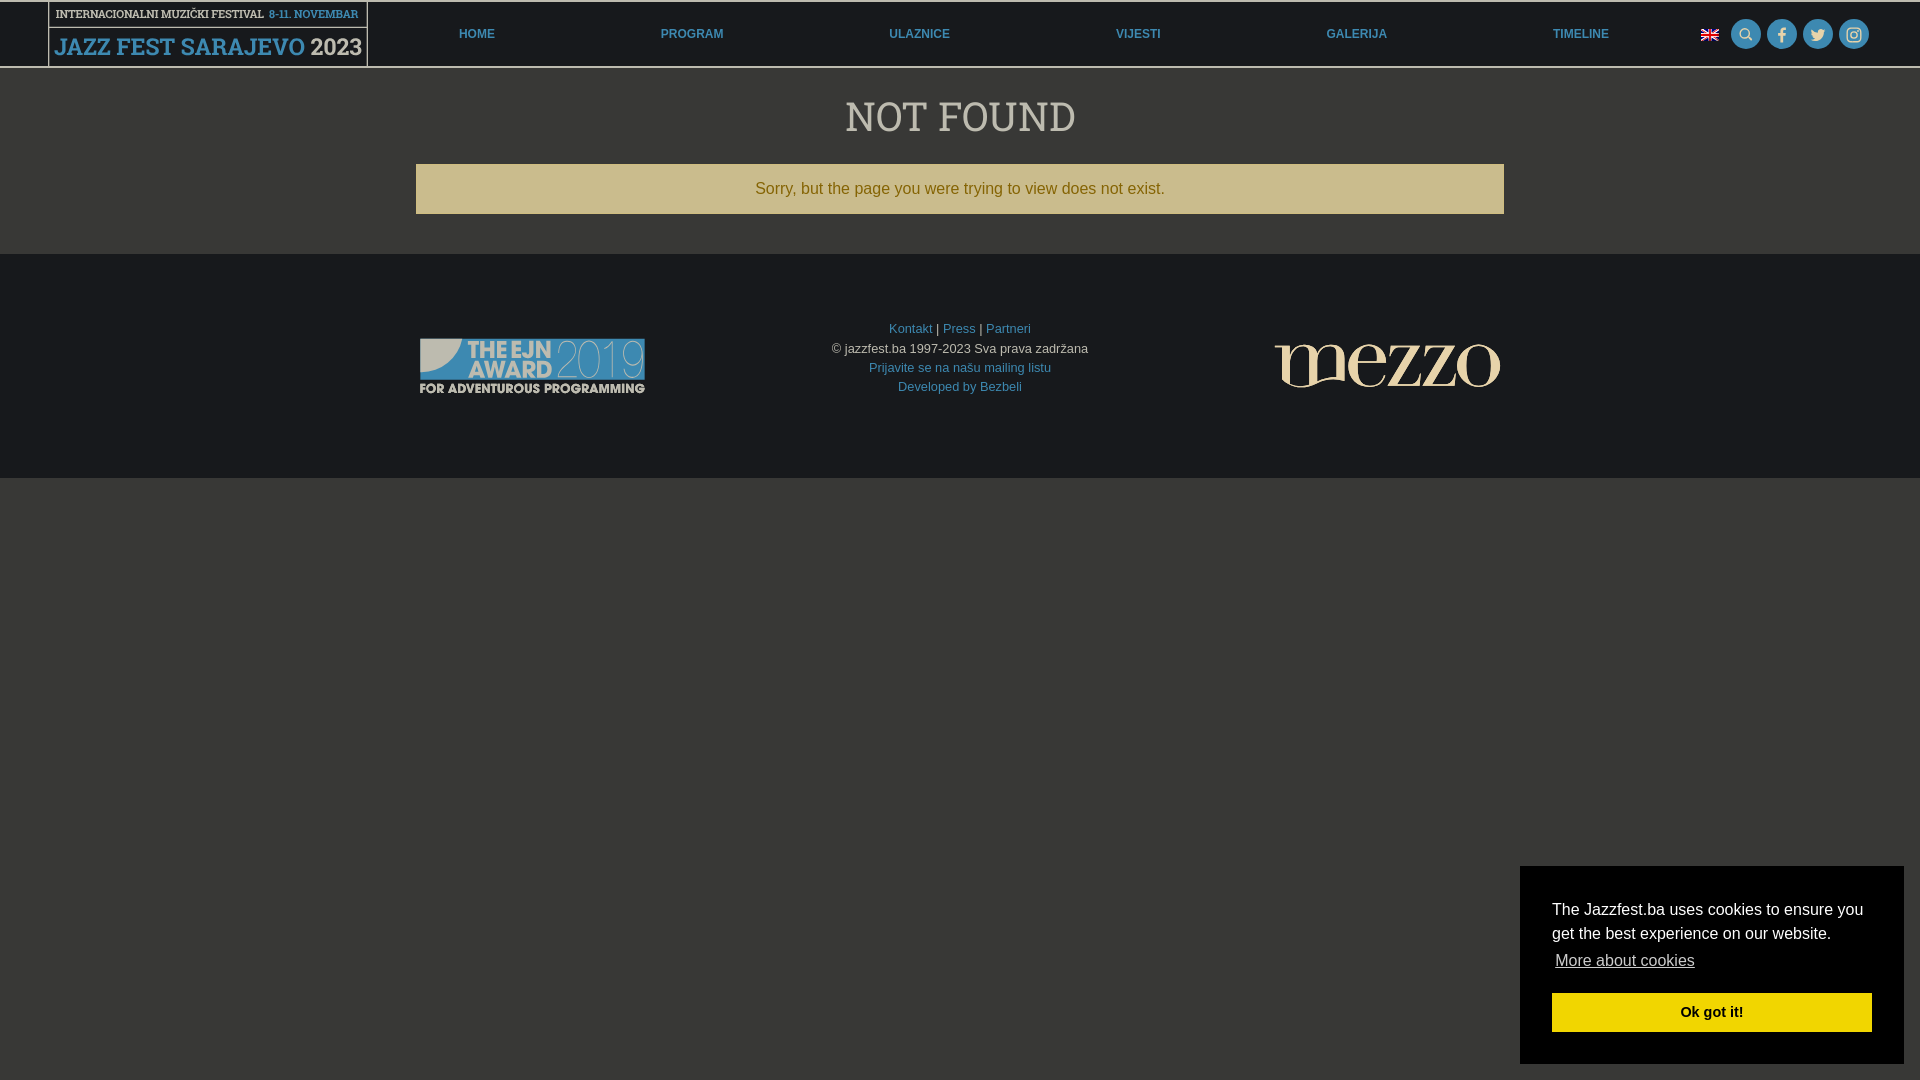 Image resolution: width=1920 pixels, height=1080 pixels. Describe the element at coordinates (985, 327) in the screenshot. I see `'Partneri'` at that location.